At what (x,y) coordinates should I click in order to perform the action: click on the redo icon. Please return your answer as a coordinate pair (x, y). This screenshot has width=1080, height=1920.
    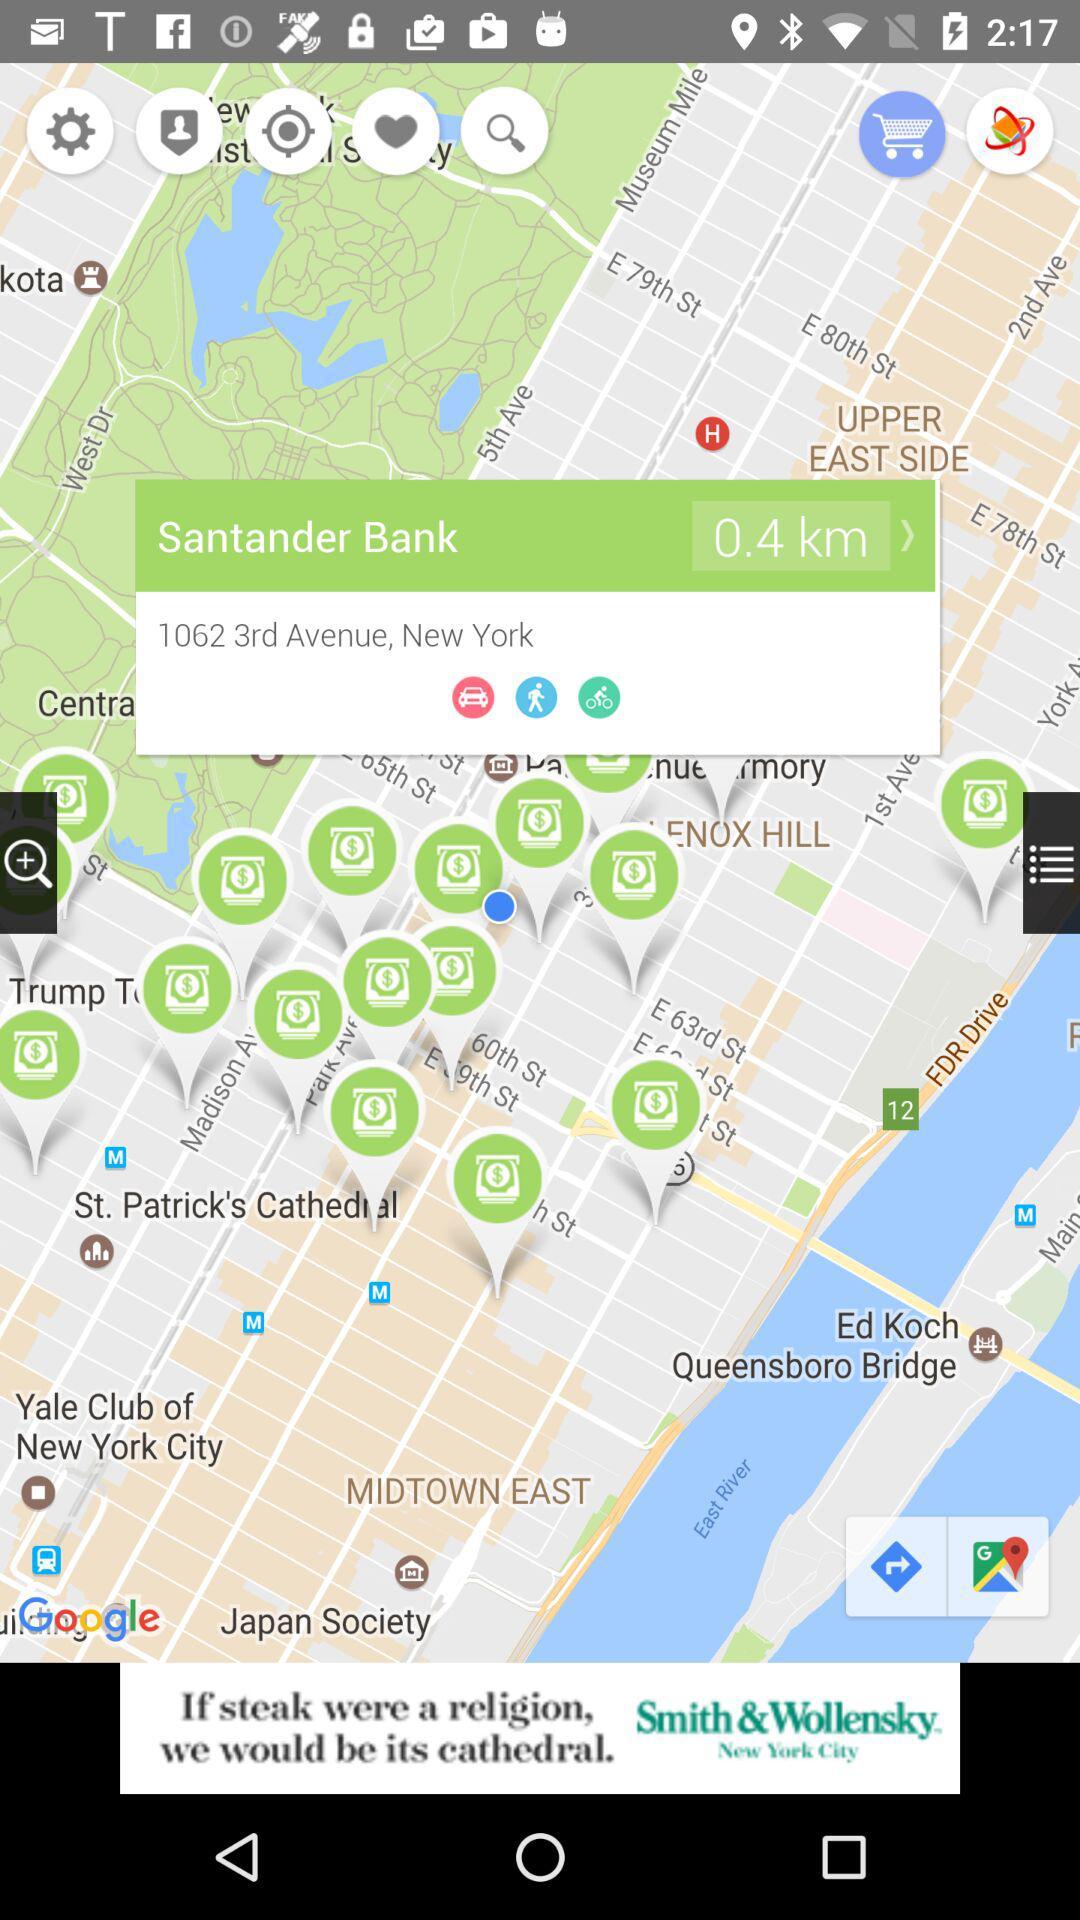
    Looking at the image, I should click on (893, 1566).